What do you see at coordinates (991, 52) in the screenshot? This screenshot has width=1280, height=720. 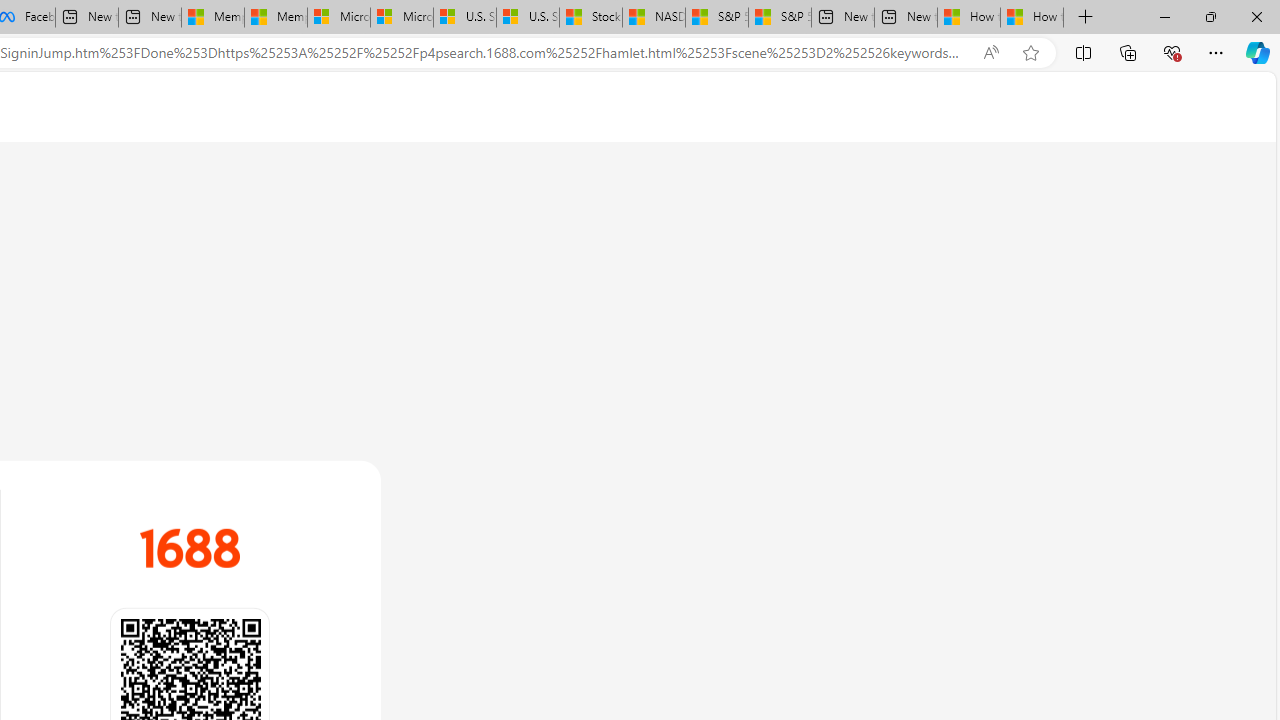 I see `'Read aloud this page (Ctrl+Shift+U)'` at bounding box center [991, 52].